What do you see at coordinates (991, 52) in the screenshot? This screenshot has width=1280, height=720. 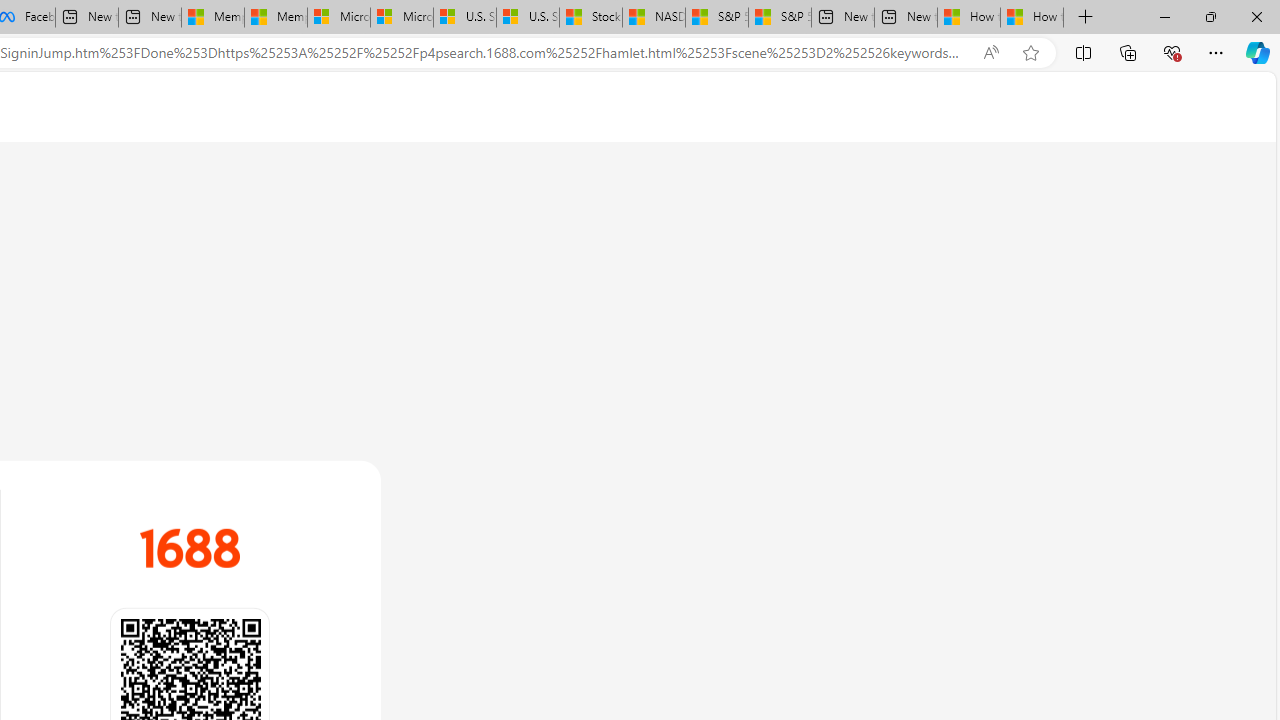 I see `'Read aloud this page (Ctrl+Shift+U)'` at bounding box center [991, 52].